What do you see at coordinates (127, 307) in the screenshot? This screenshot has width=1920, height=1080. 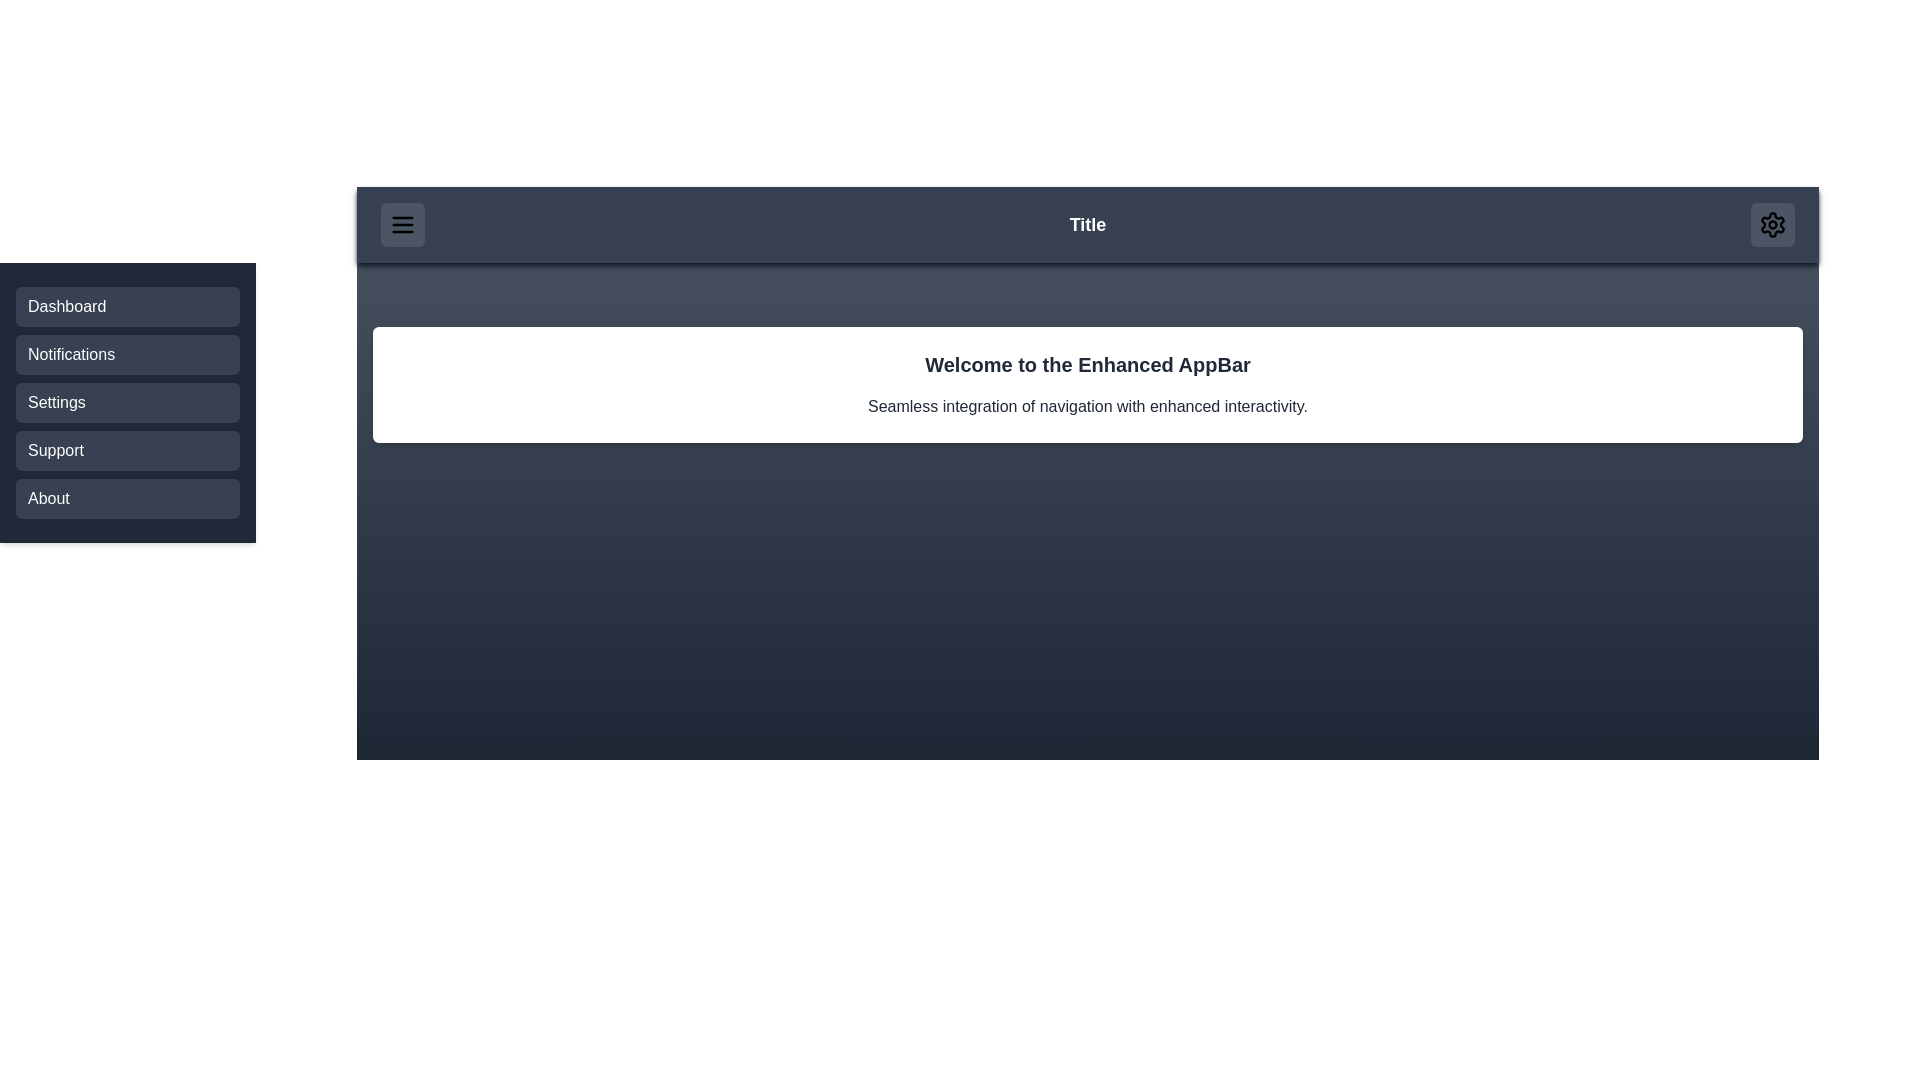 I see `the Dashboard menu item` at bounding box center [127, 307].